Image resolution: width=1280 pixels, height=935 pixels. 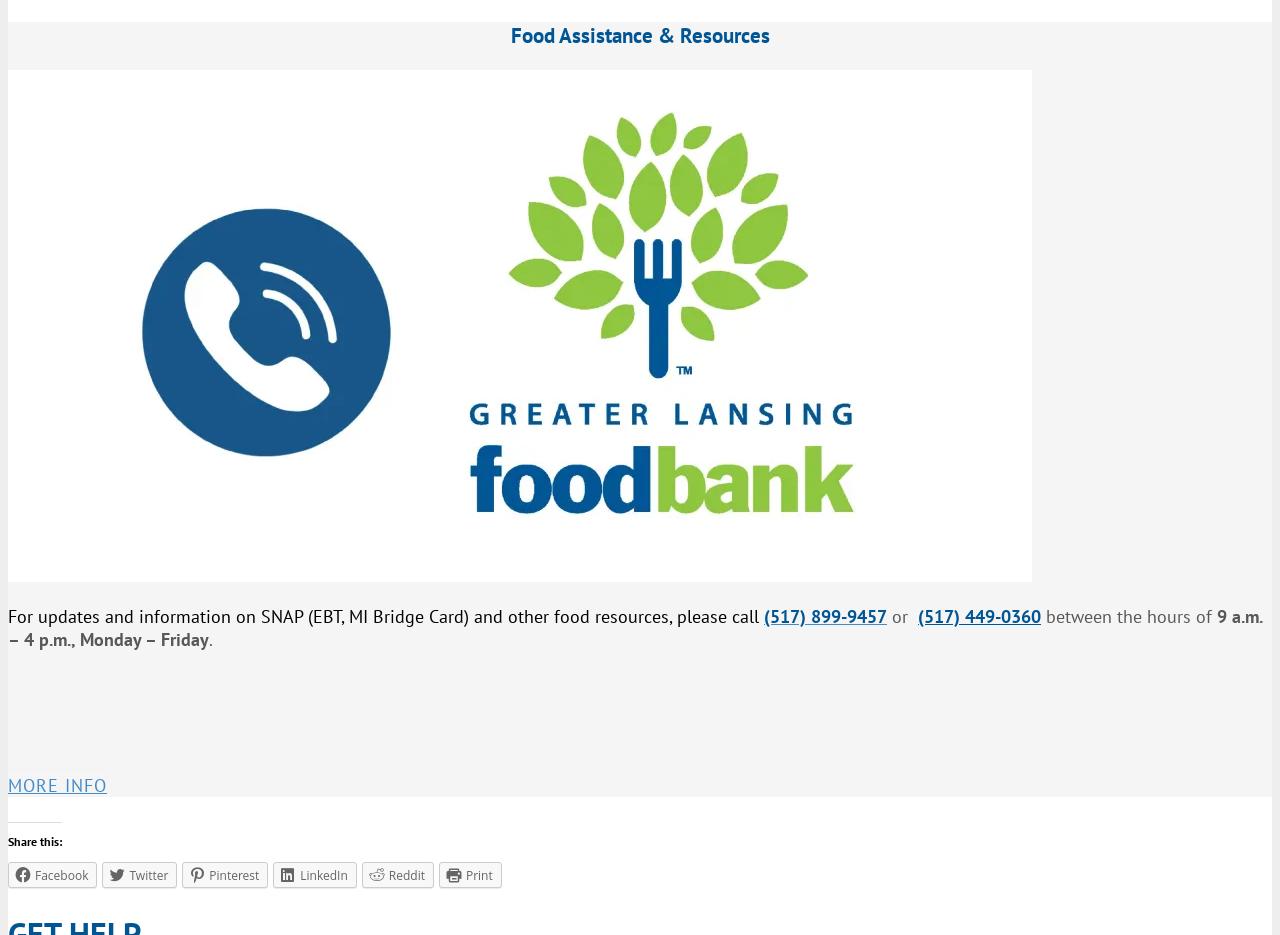 I want to click on 'or', so click(x=901, y=615).